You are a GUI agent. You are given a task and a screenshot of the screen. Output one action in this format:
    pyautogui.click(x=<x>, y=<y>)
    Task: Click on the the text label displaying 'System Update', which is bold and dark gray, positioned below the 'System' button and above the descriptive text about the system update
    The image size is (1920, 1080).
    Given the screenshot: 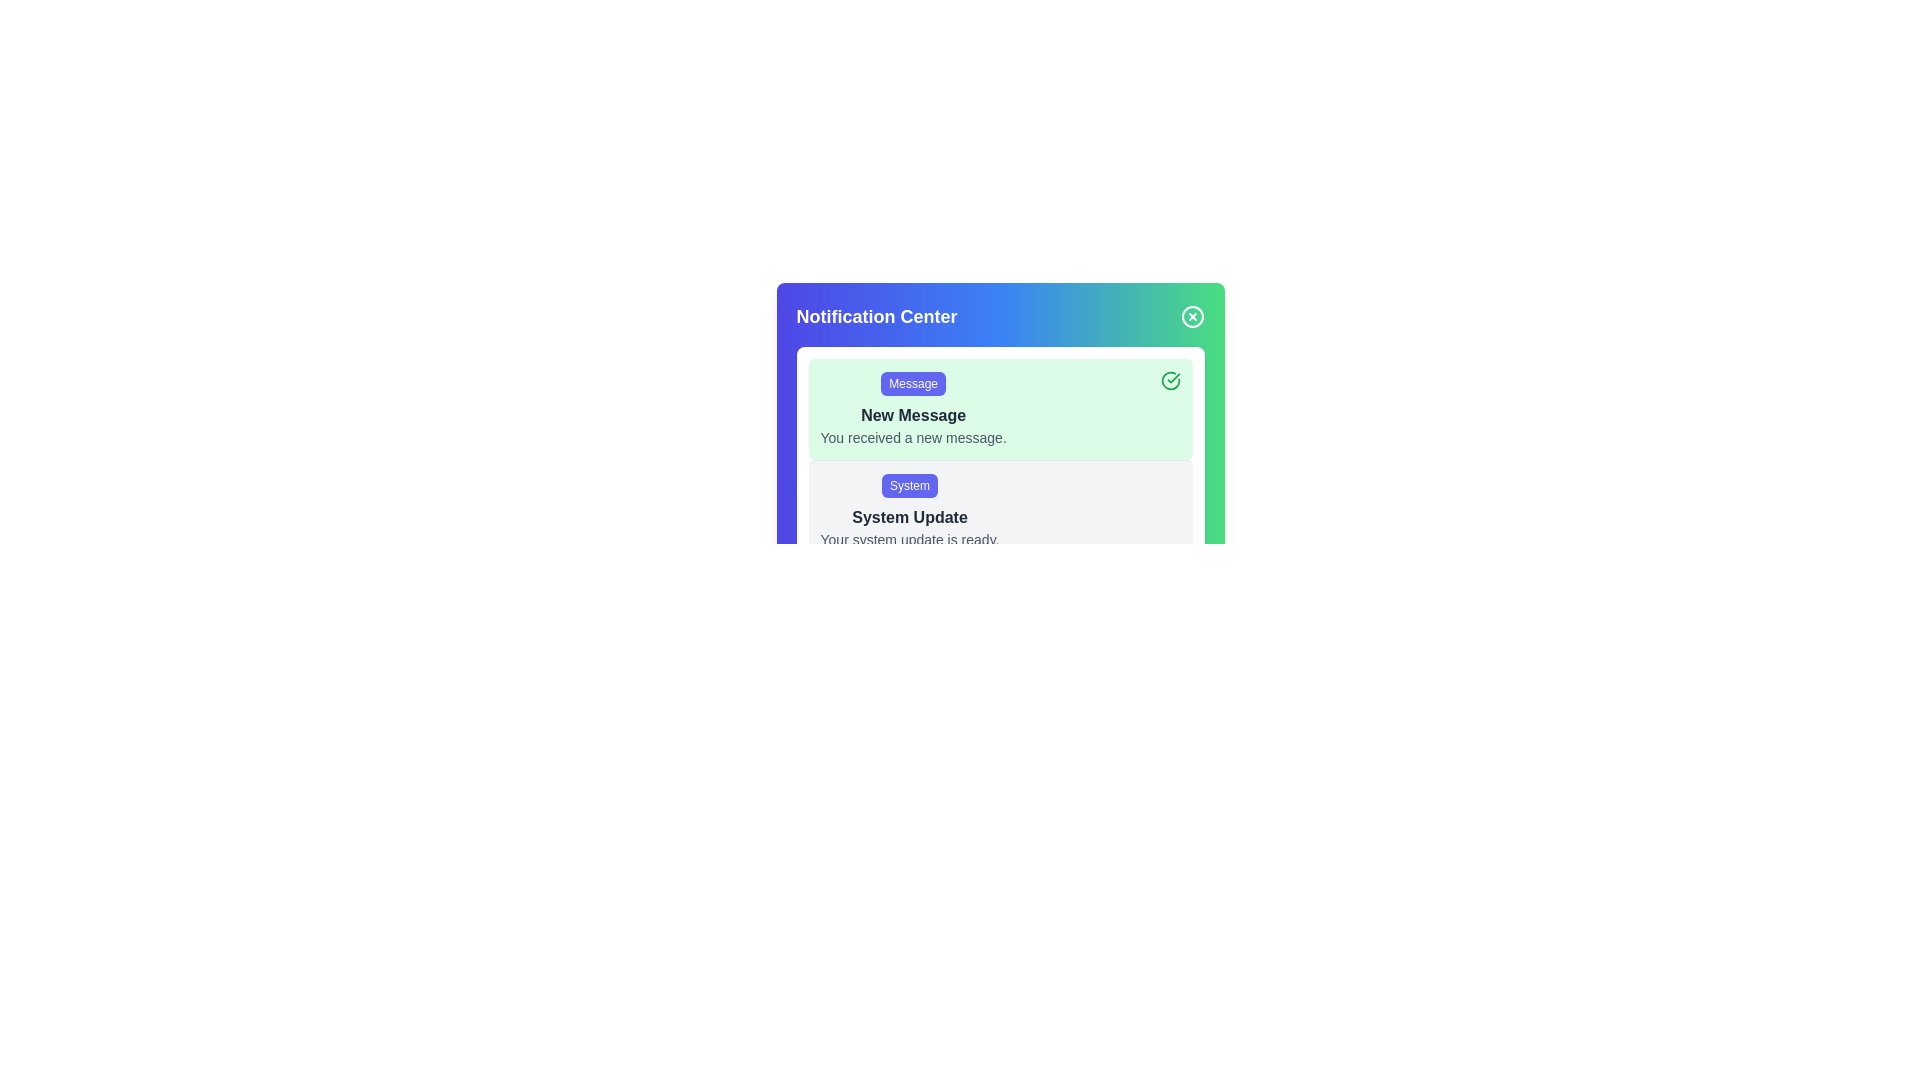 What is the action you would take?
    pyautogui.click(x=909, y=516)
    